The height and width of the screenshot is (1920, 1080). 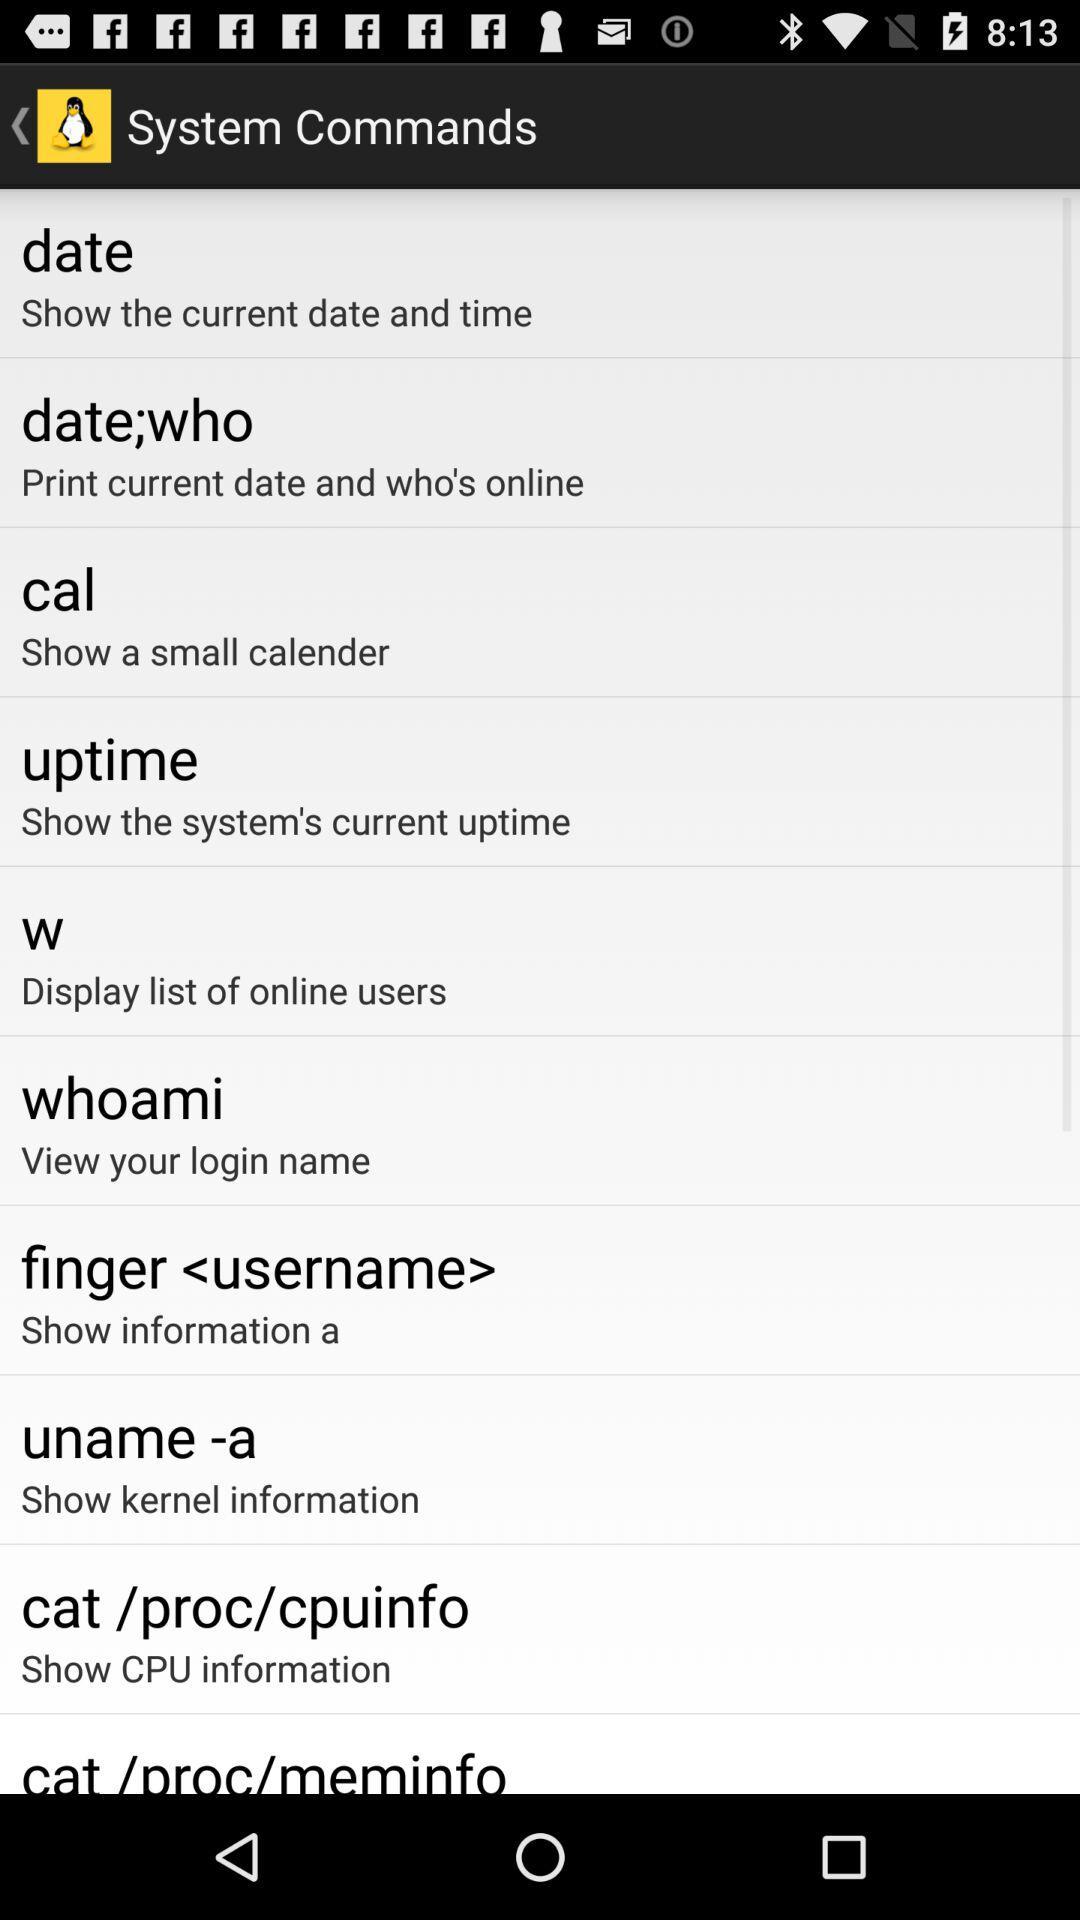 What do you see at coordinates (540, 1095) in the screenshot?
I see `the icon below the display list of icon` at bounding box center [540, 1095].